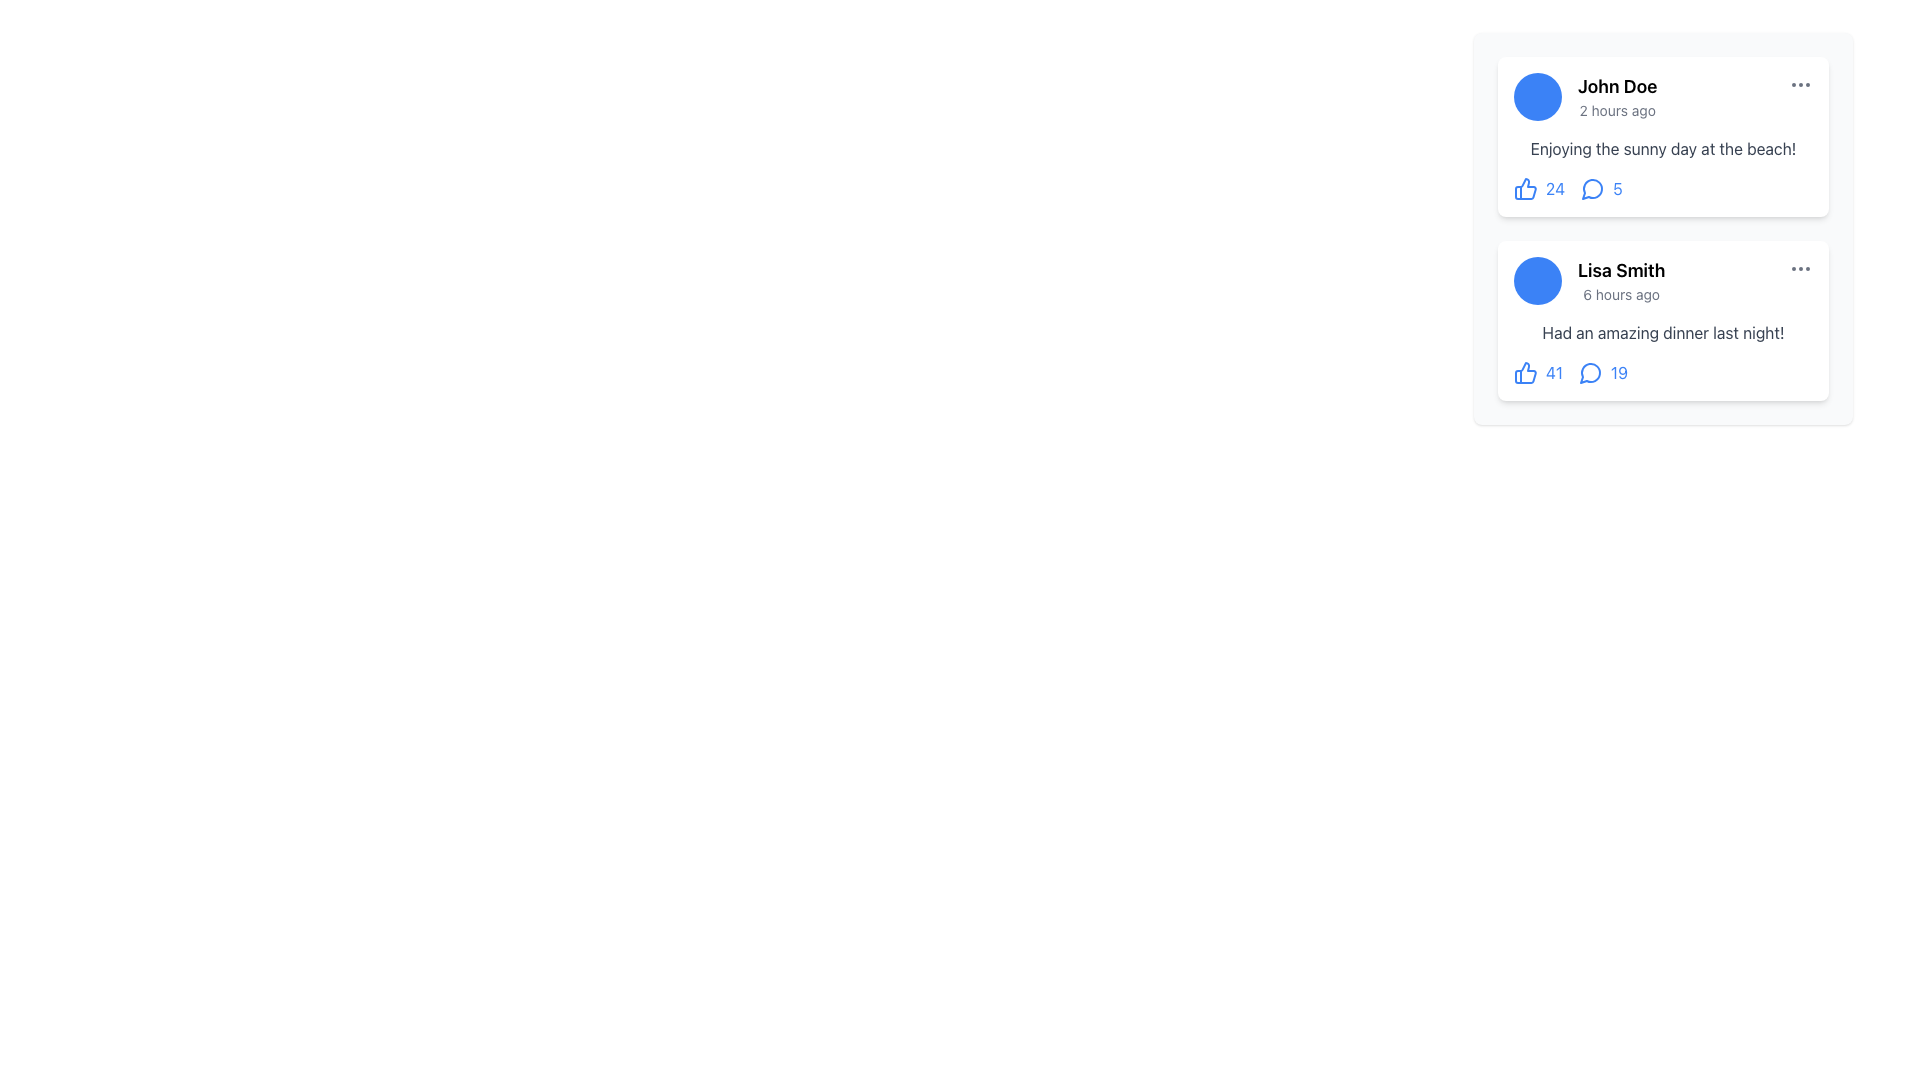 This screenshot has height=1080, width=1920. Describe the element at coordinates (1800, 268) in the screenshot. I see `the Icon button represented by three vertical gray dots located at the top-right corner of 'Lisa Smith's' post` at that location.